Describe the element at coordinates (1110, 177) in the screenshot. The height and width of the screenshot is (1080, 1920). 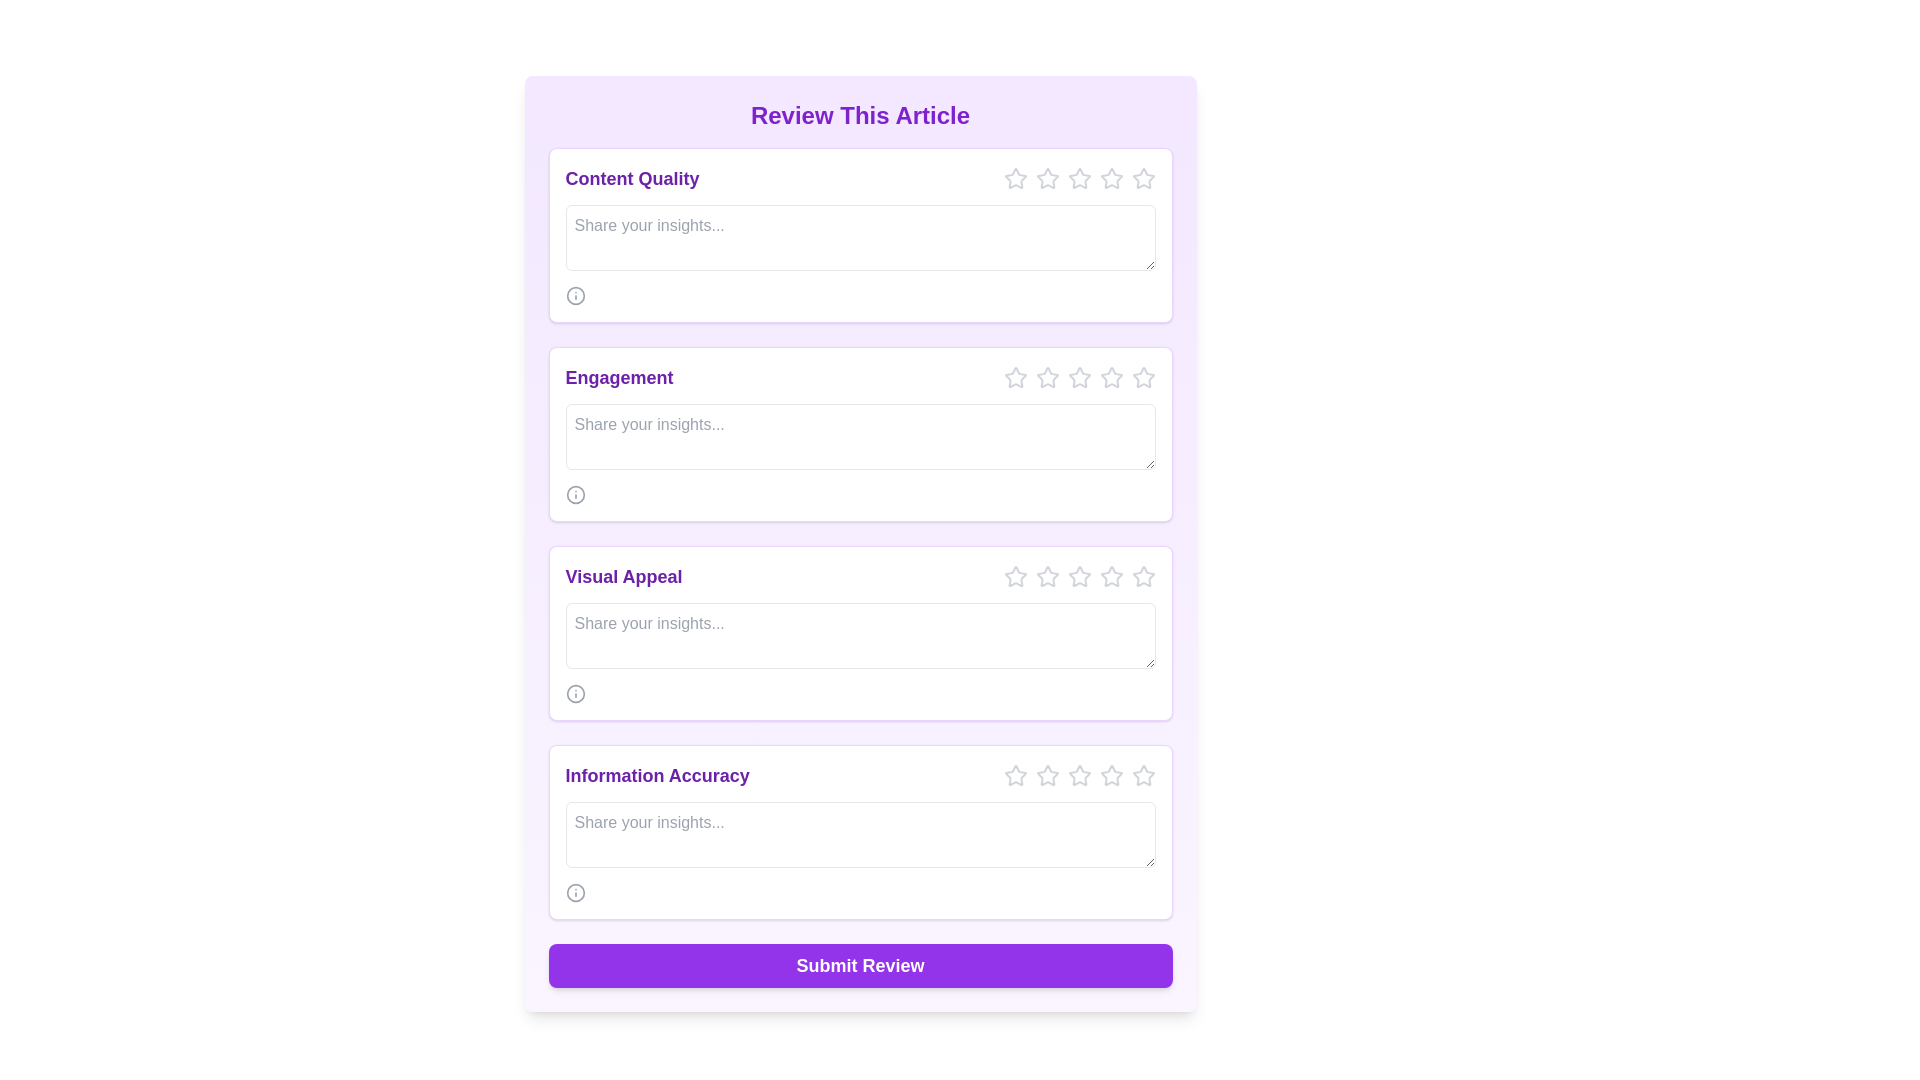
I see `the fifth star icon in the 'Content Quality' section` at that location.